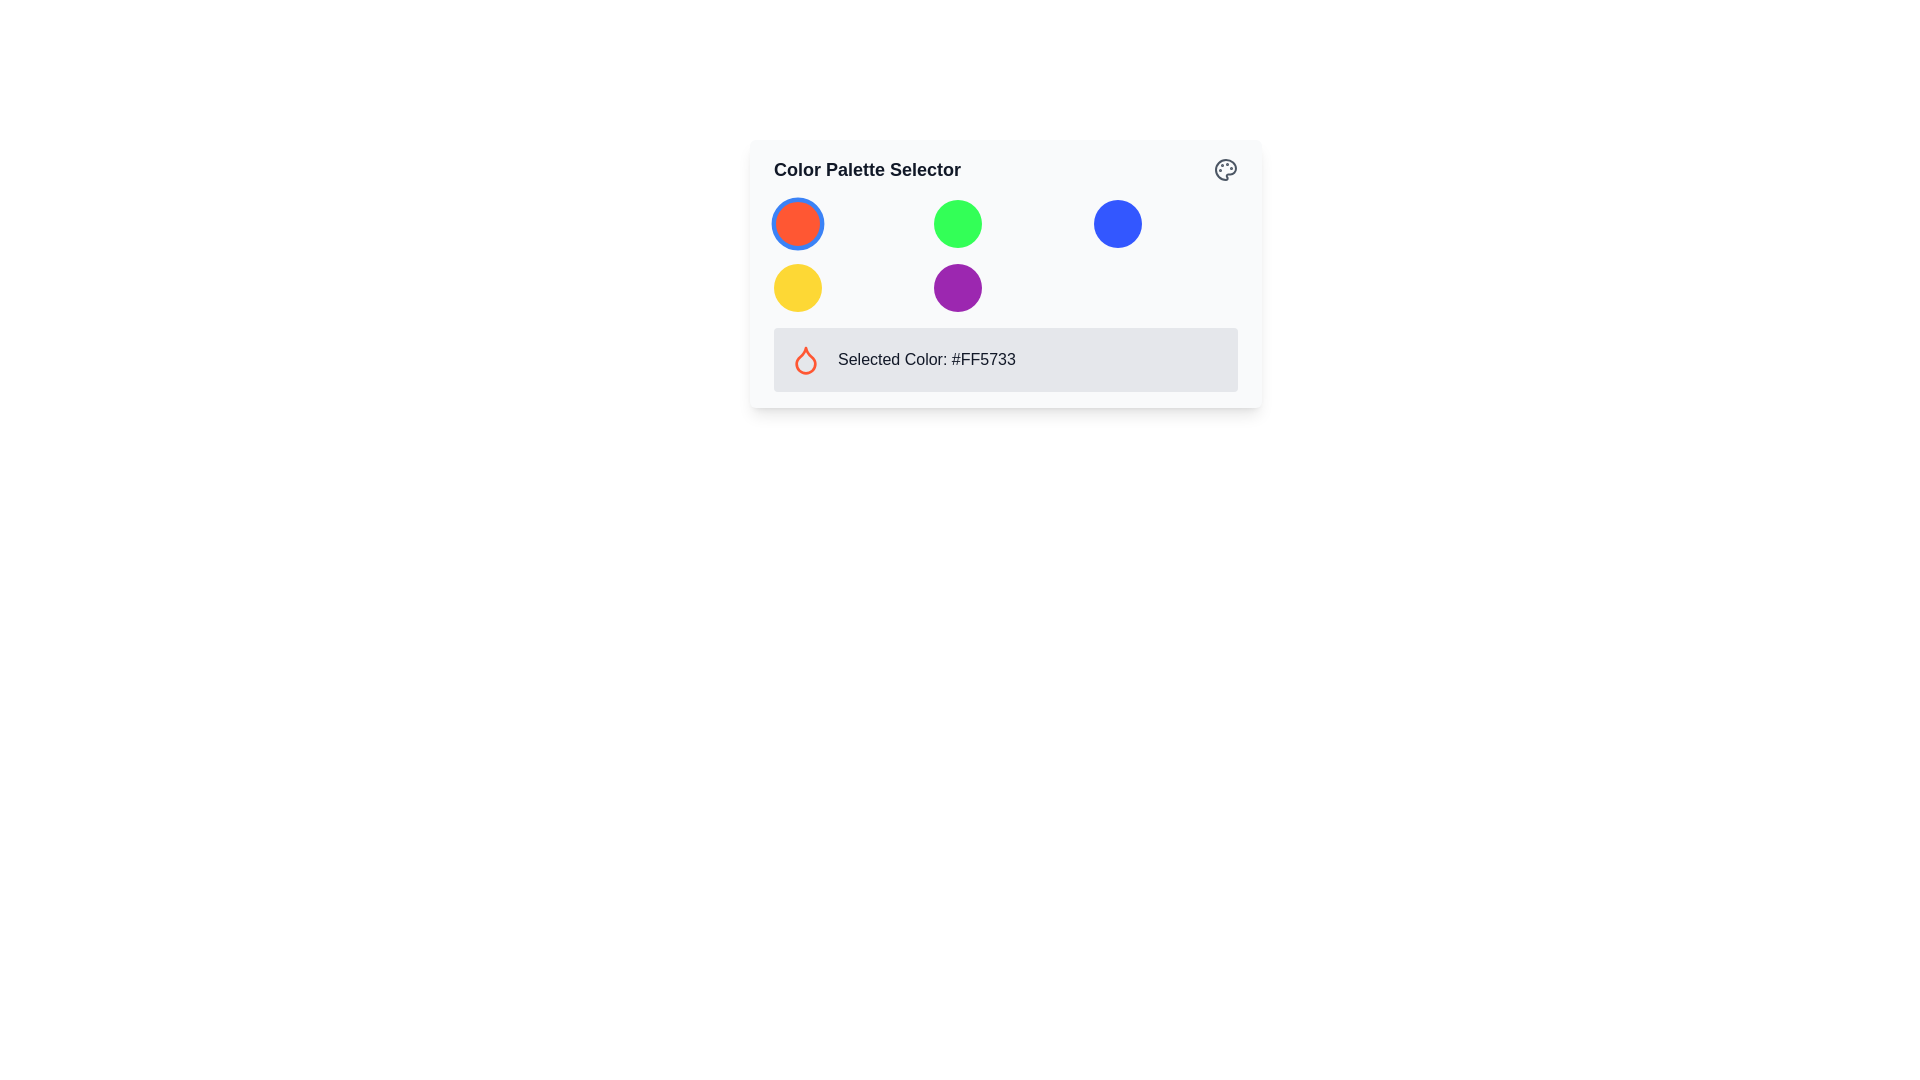 Image resolution: width=1920 pixels, height=1080 pixels. Describe the element at coordinates (925, 358) in the screenshot. I see `displayed hexadecimal color code from the informational text label located to the right of the droplet icon` at that location.